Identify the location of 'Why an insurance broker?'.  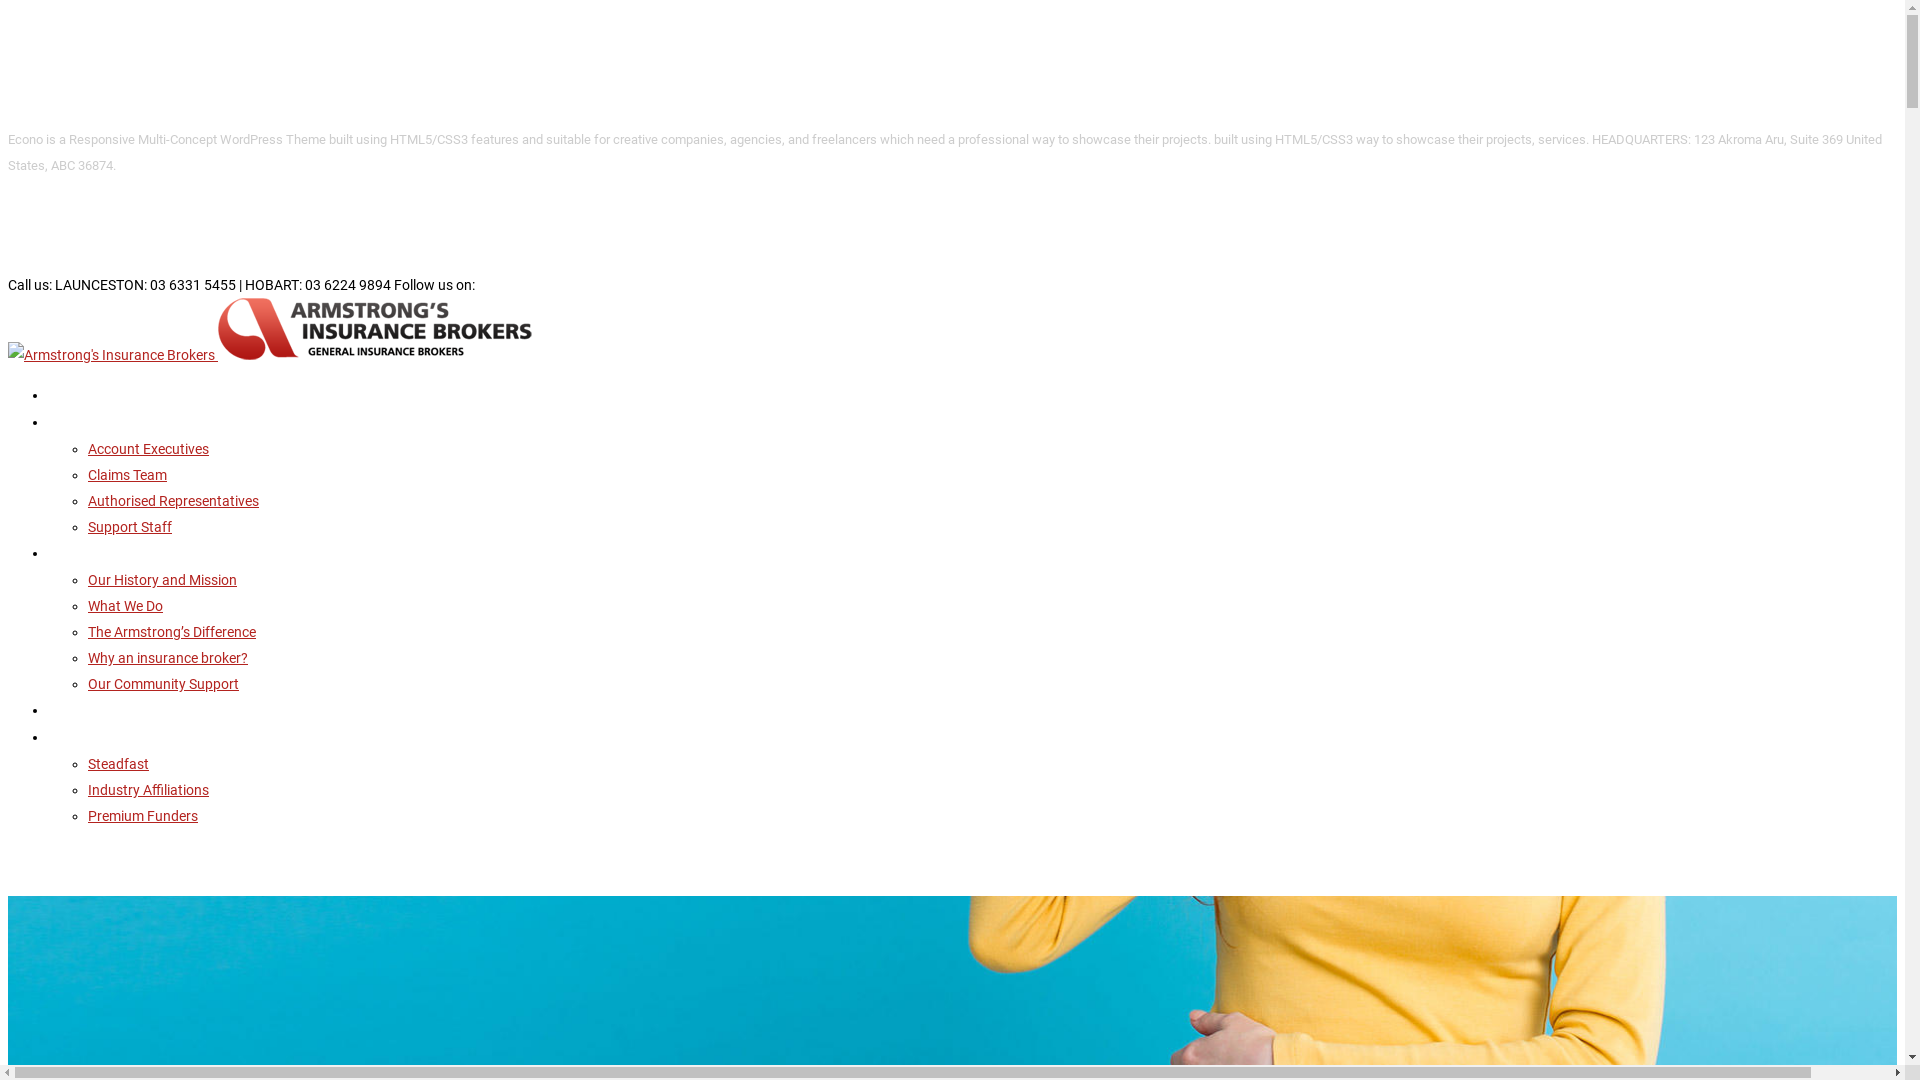
(168, 658).